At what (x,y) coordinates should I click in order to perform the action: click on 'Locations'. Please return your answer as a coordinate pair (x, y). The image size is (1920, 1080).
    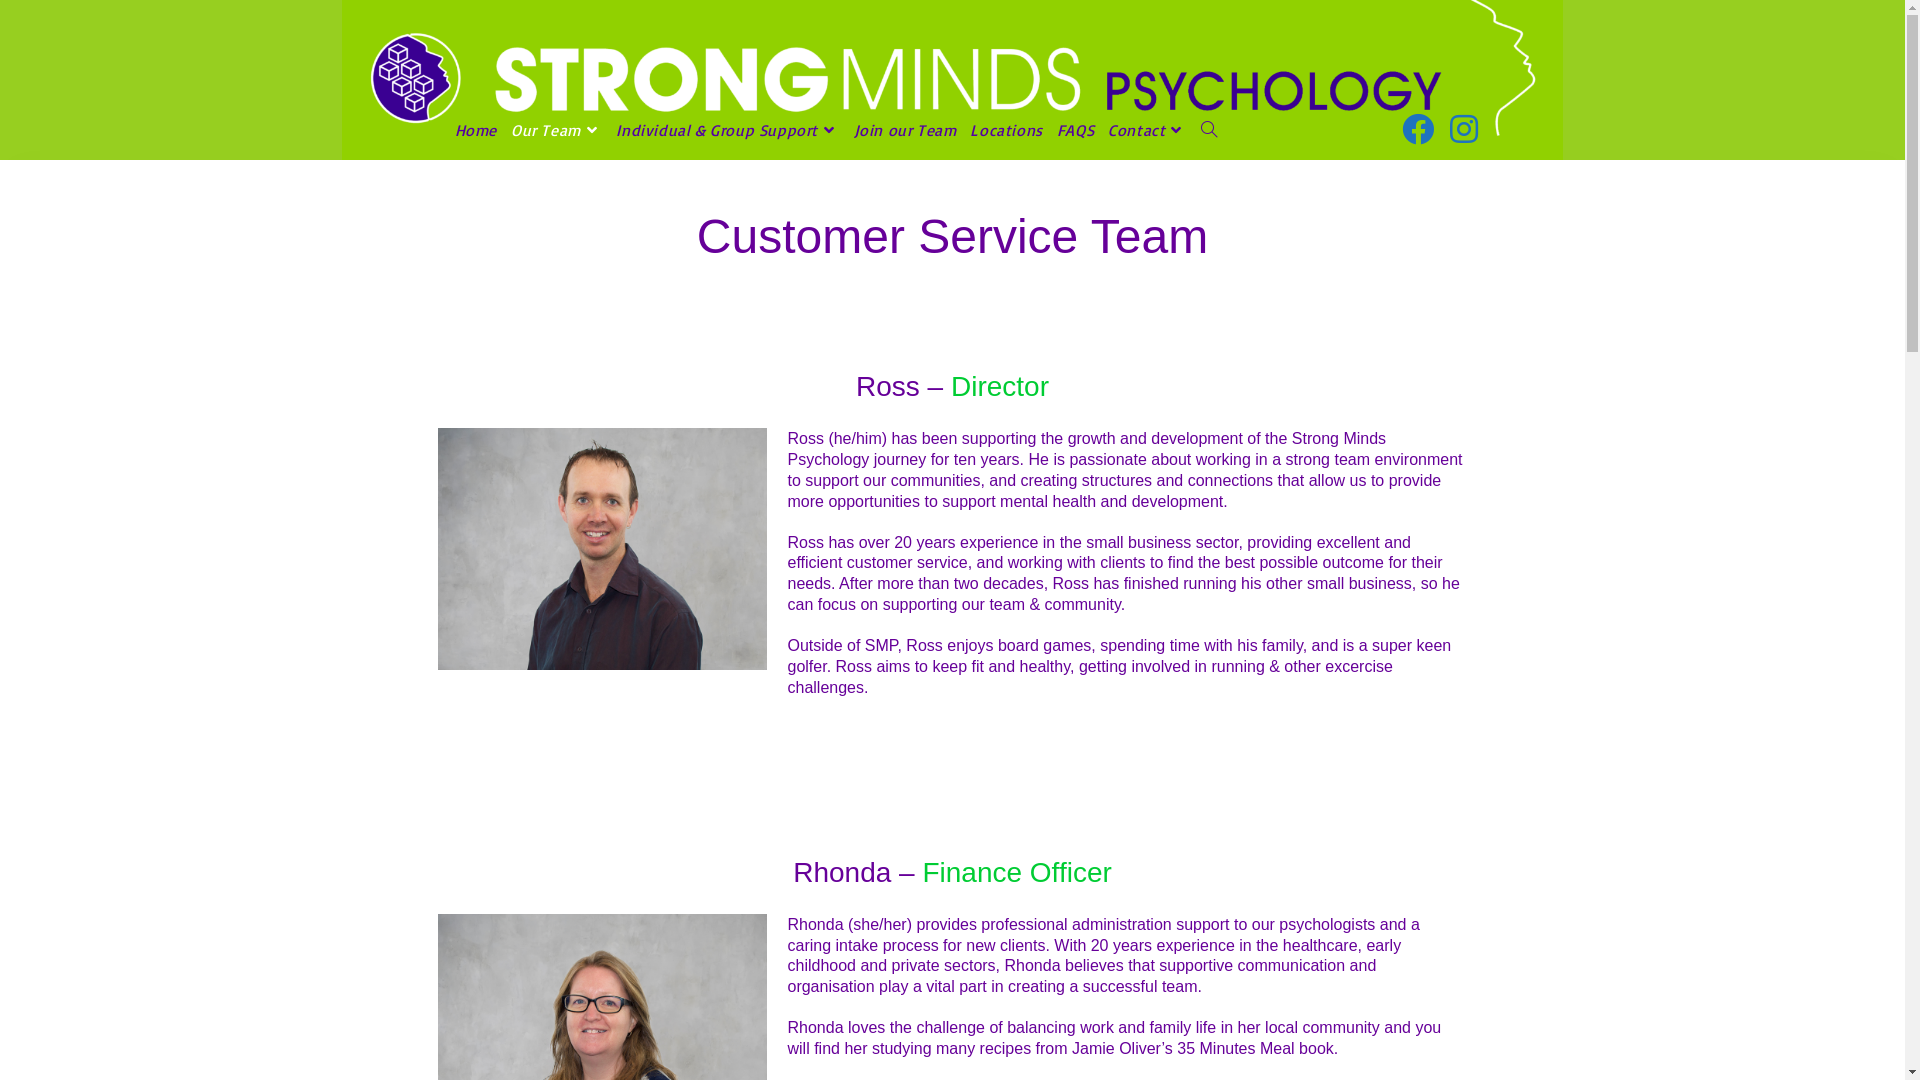
    Looking at the image, I should click on (1006, 130).